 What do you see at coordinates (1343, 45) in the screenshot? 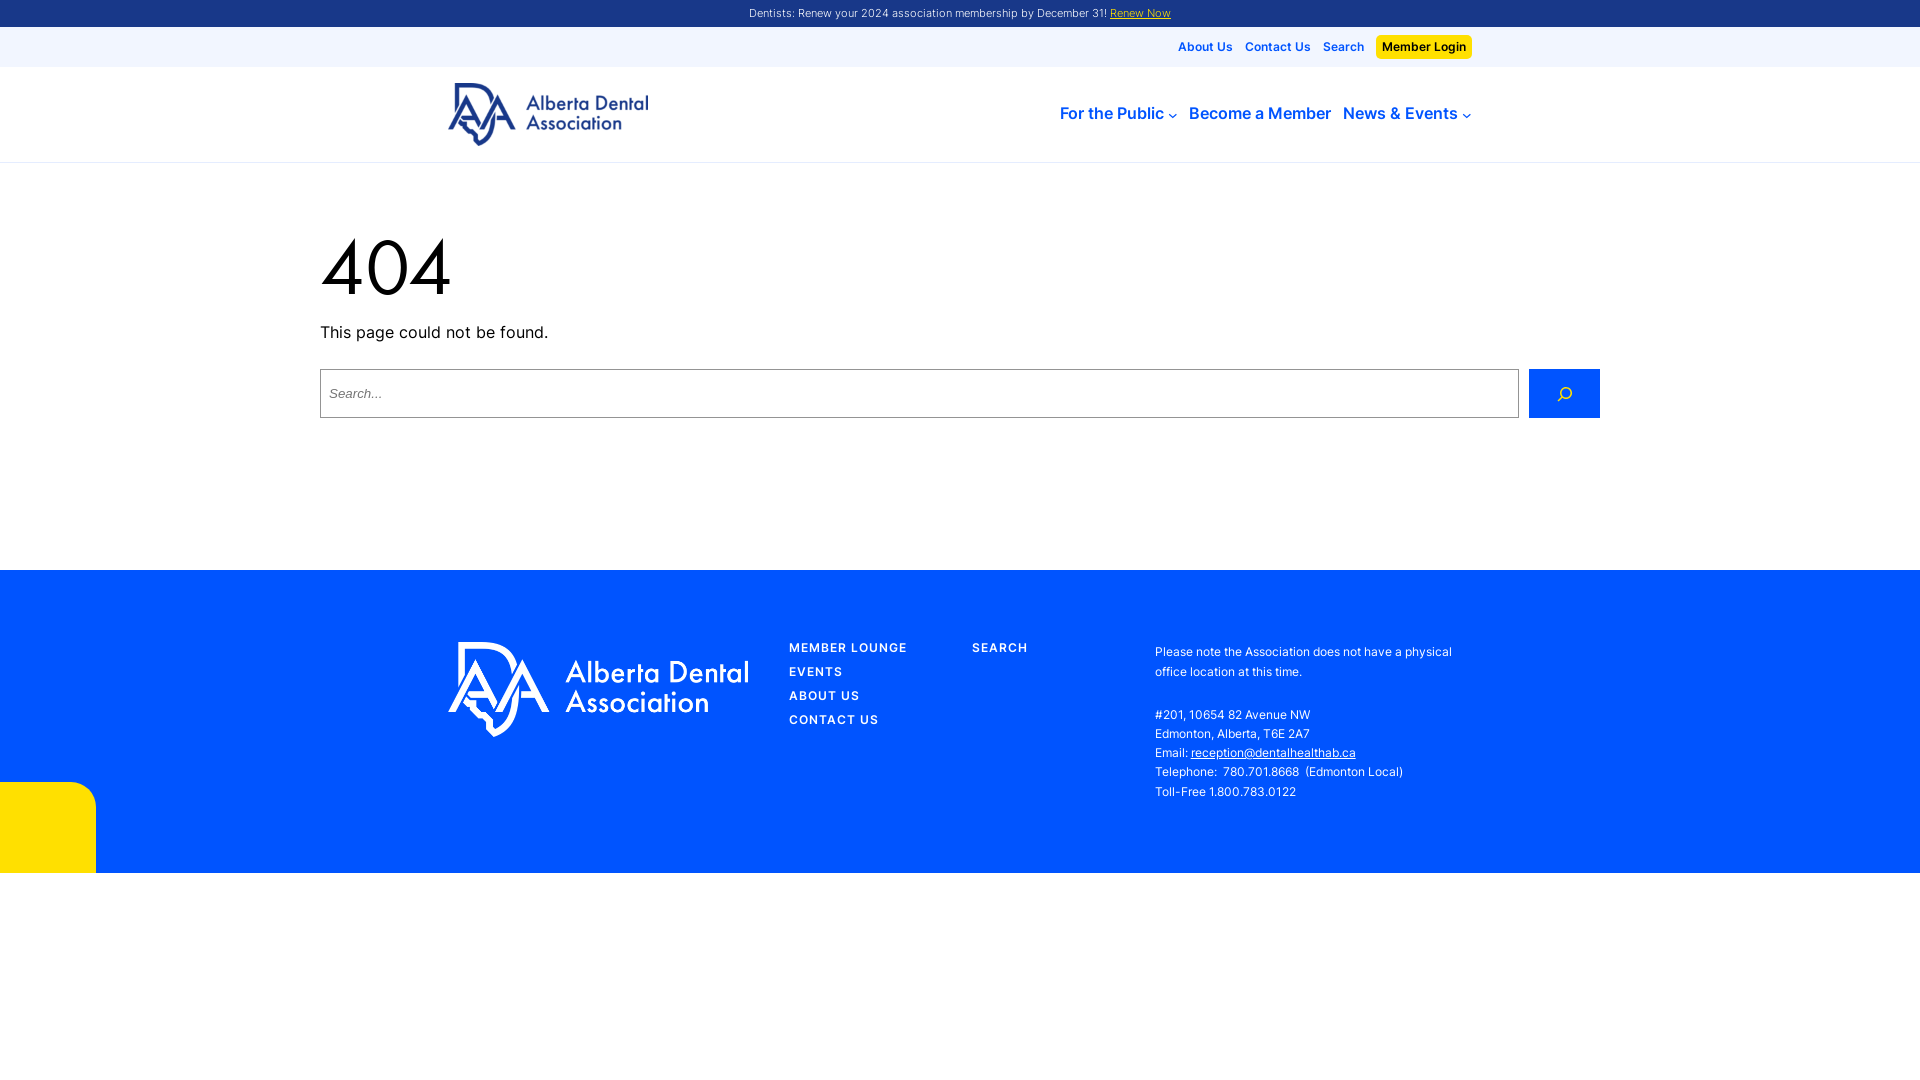
I see `'Search'` at bounding box center [1343, 45].